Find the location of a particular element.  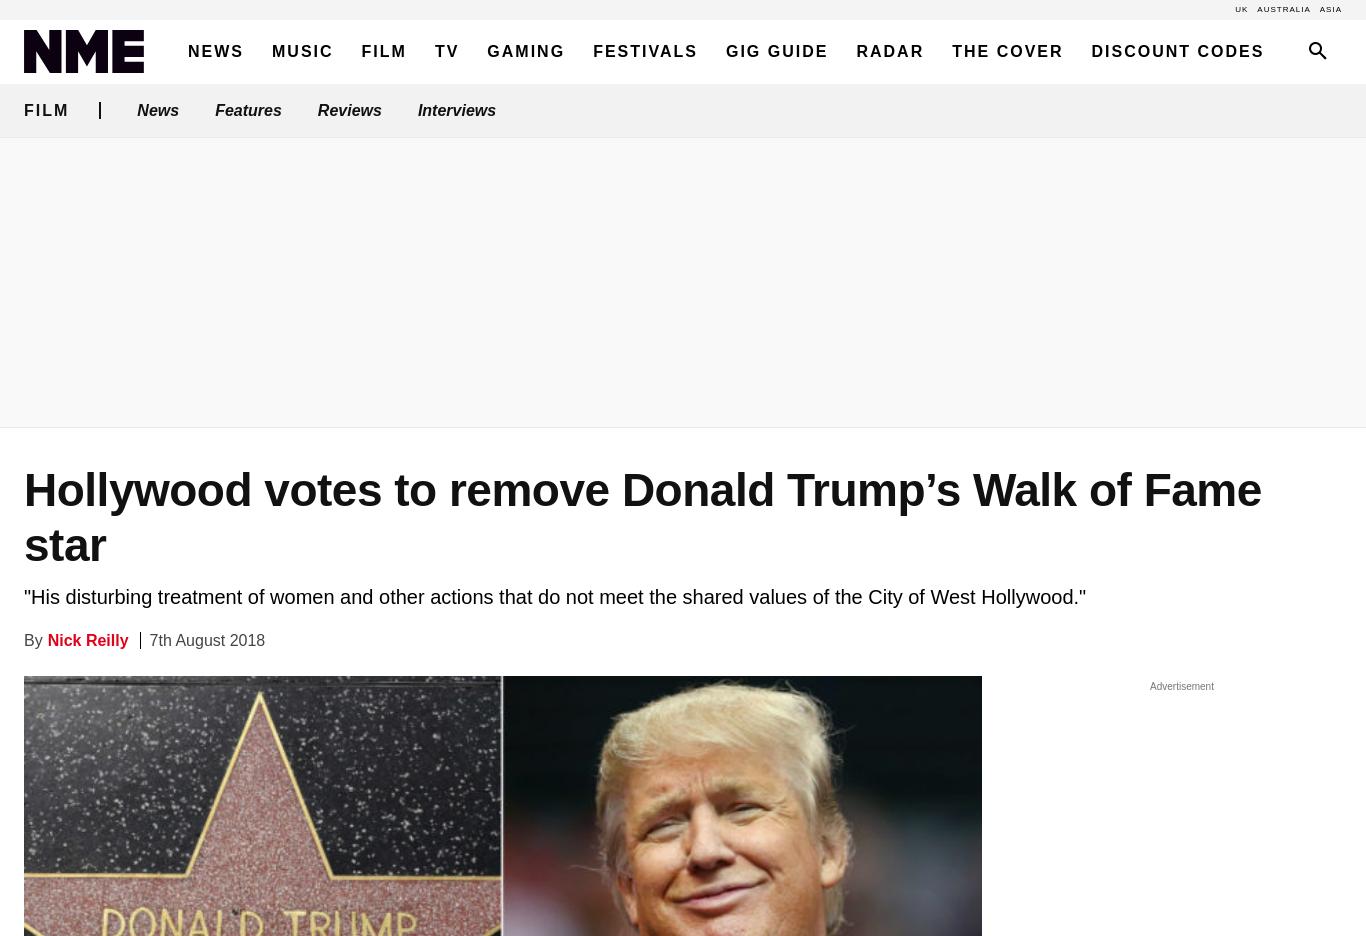

'Advertisement' is located at coordinates (1181, 686).